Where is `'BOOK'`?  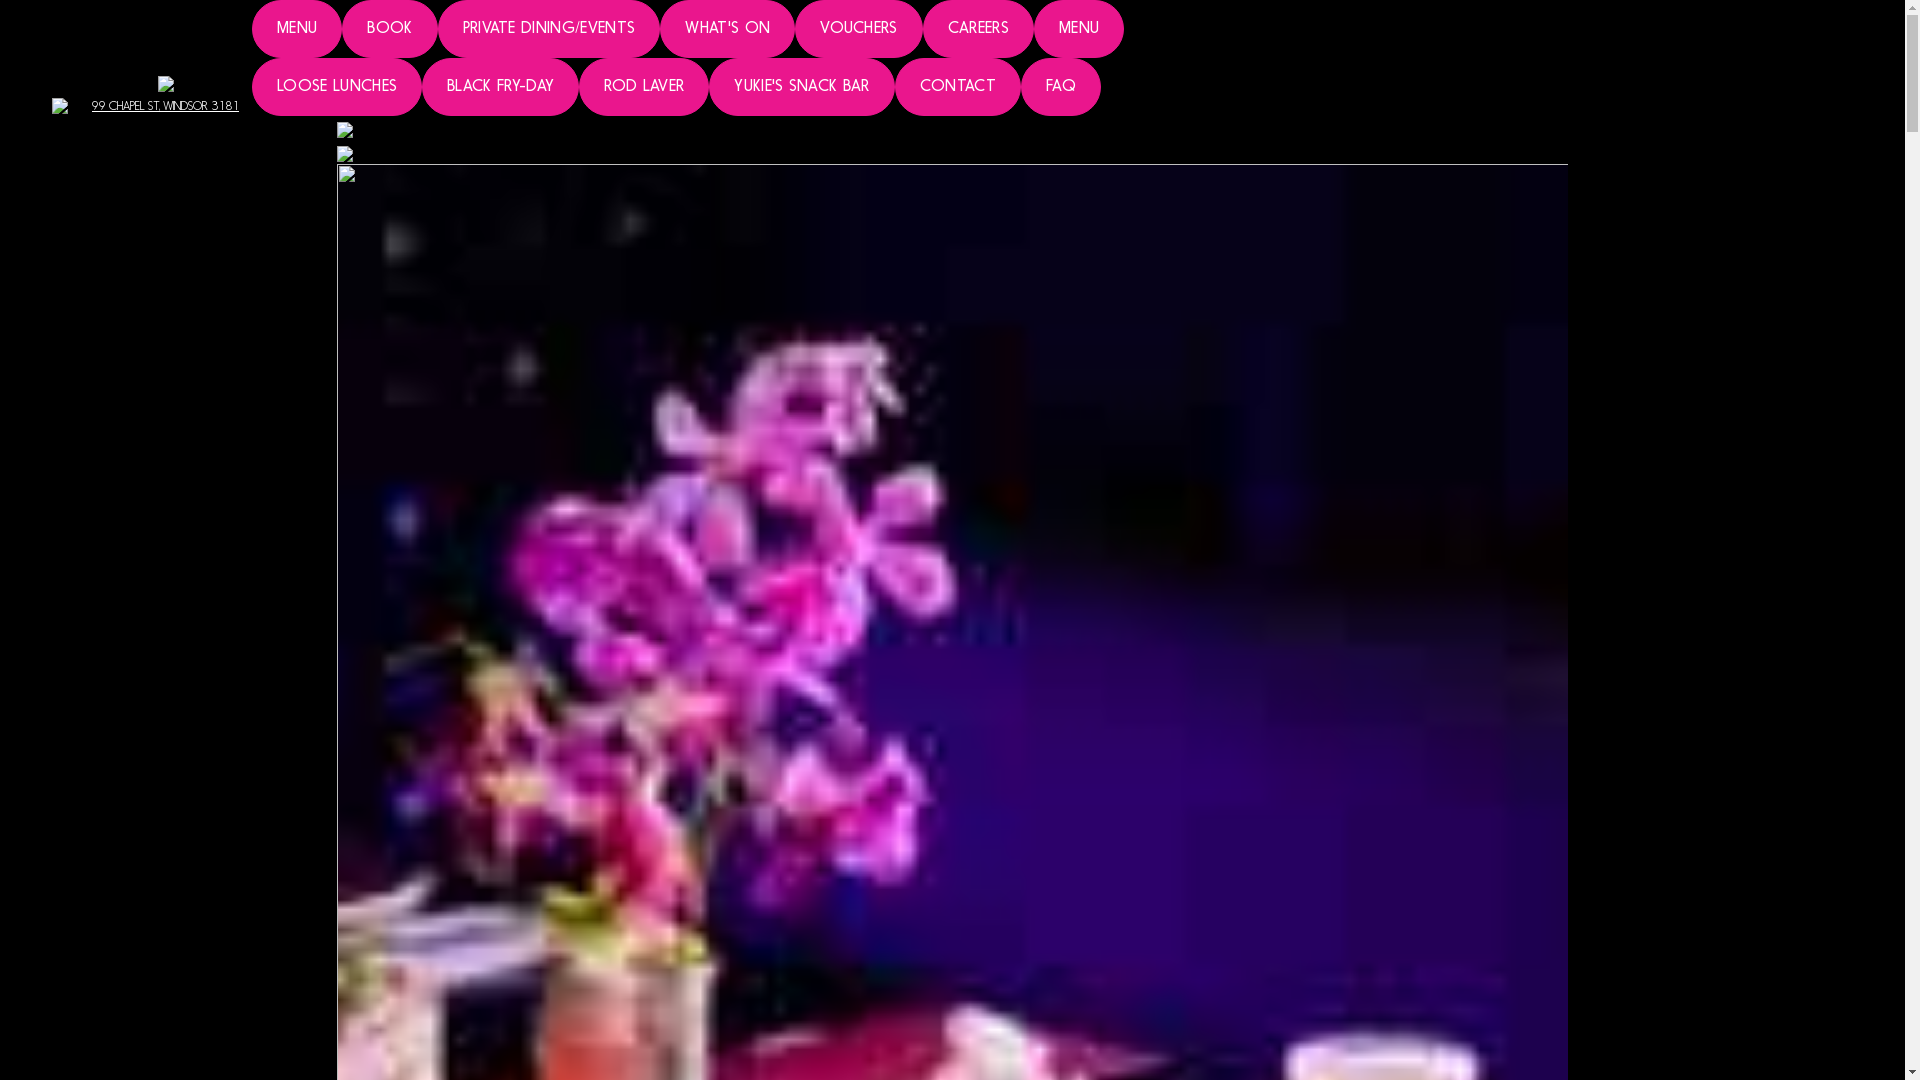 'BOOK' is located at coordinates (389, 29).